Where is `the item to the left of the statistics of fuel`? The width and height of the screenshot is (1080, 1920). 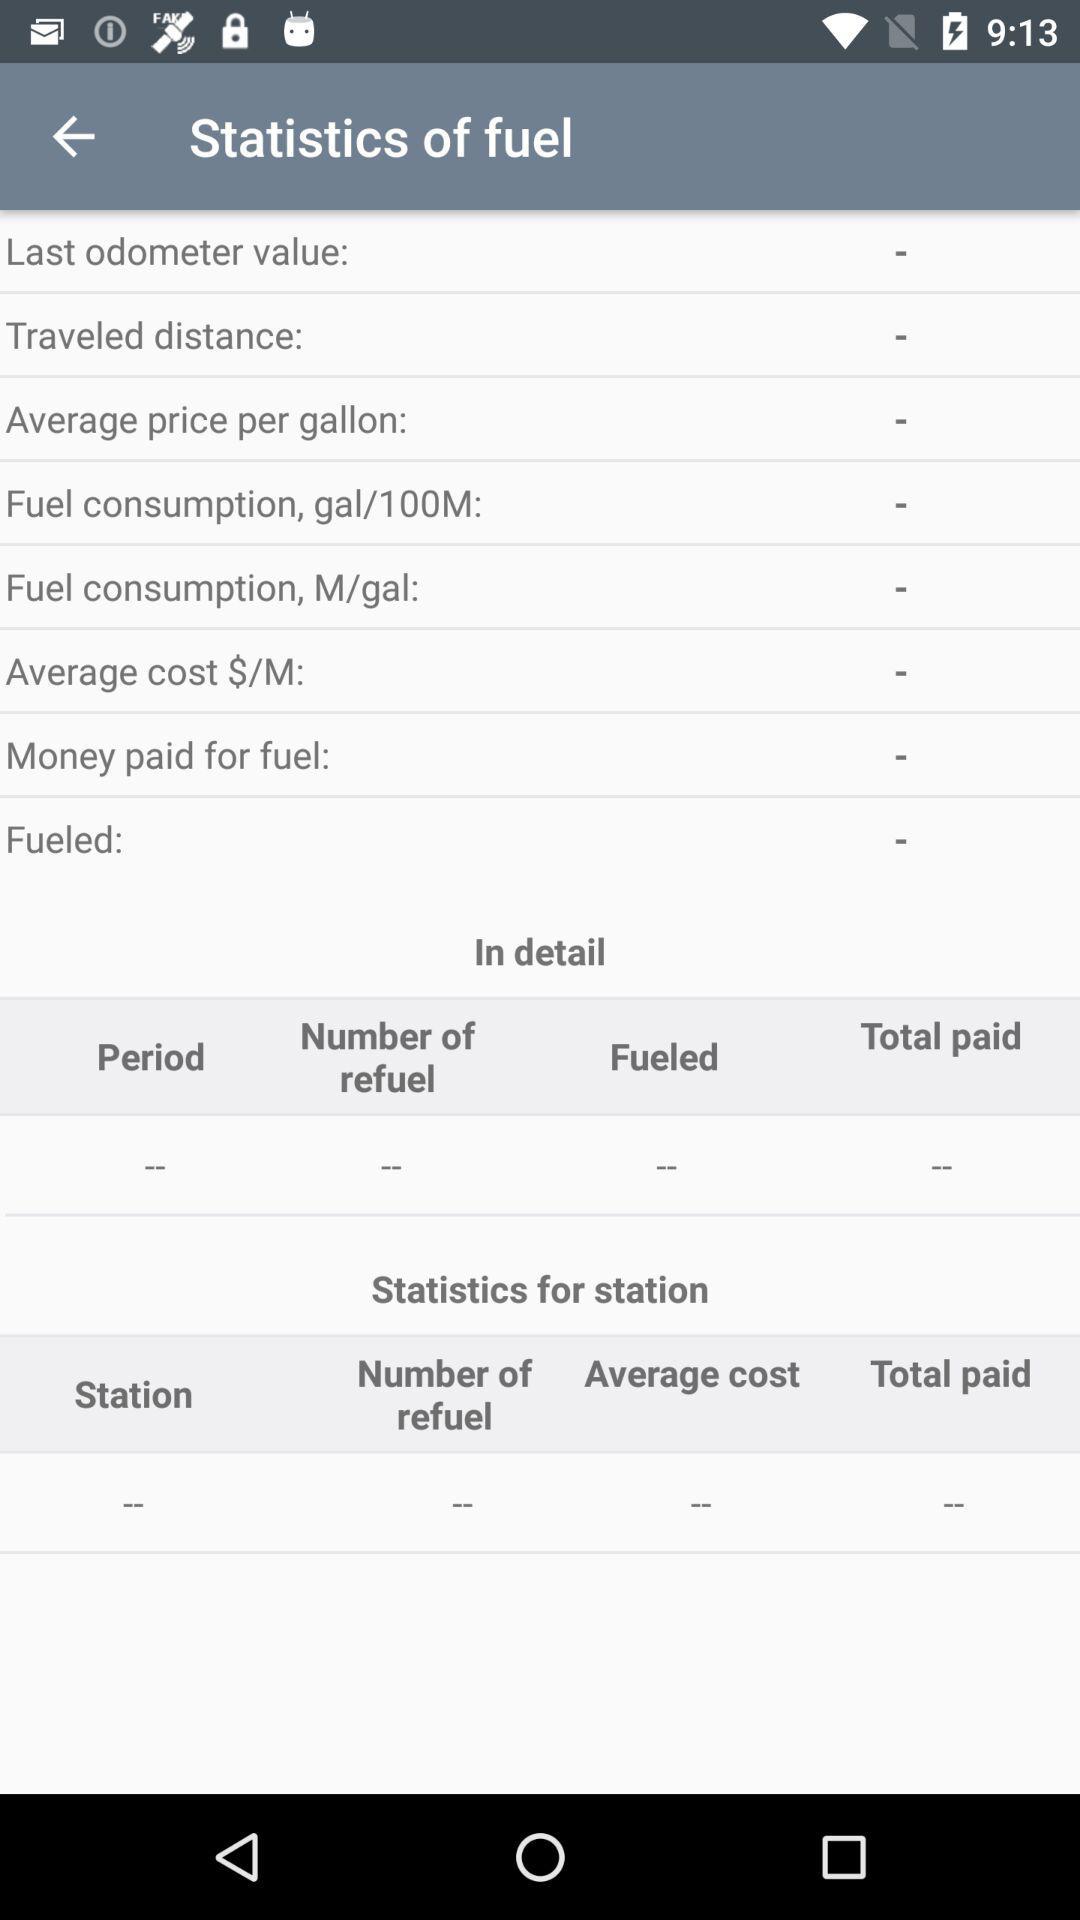
the item to the left of the statistics of fuel is located at coordinates (72, 135).